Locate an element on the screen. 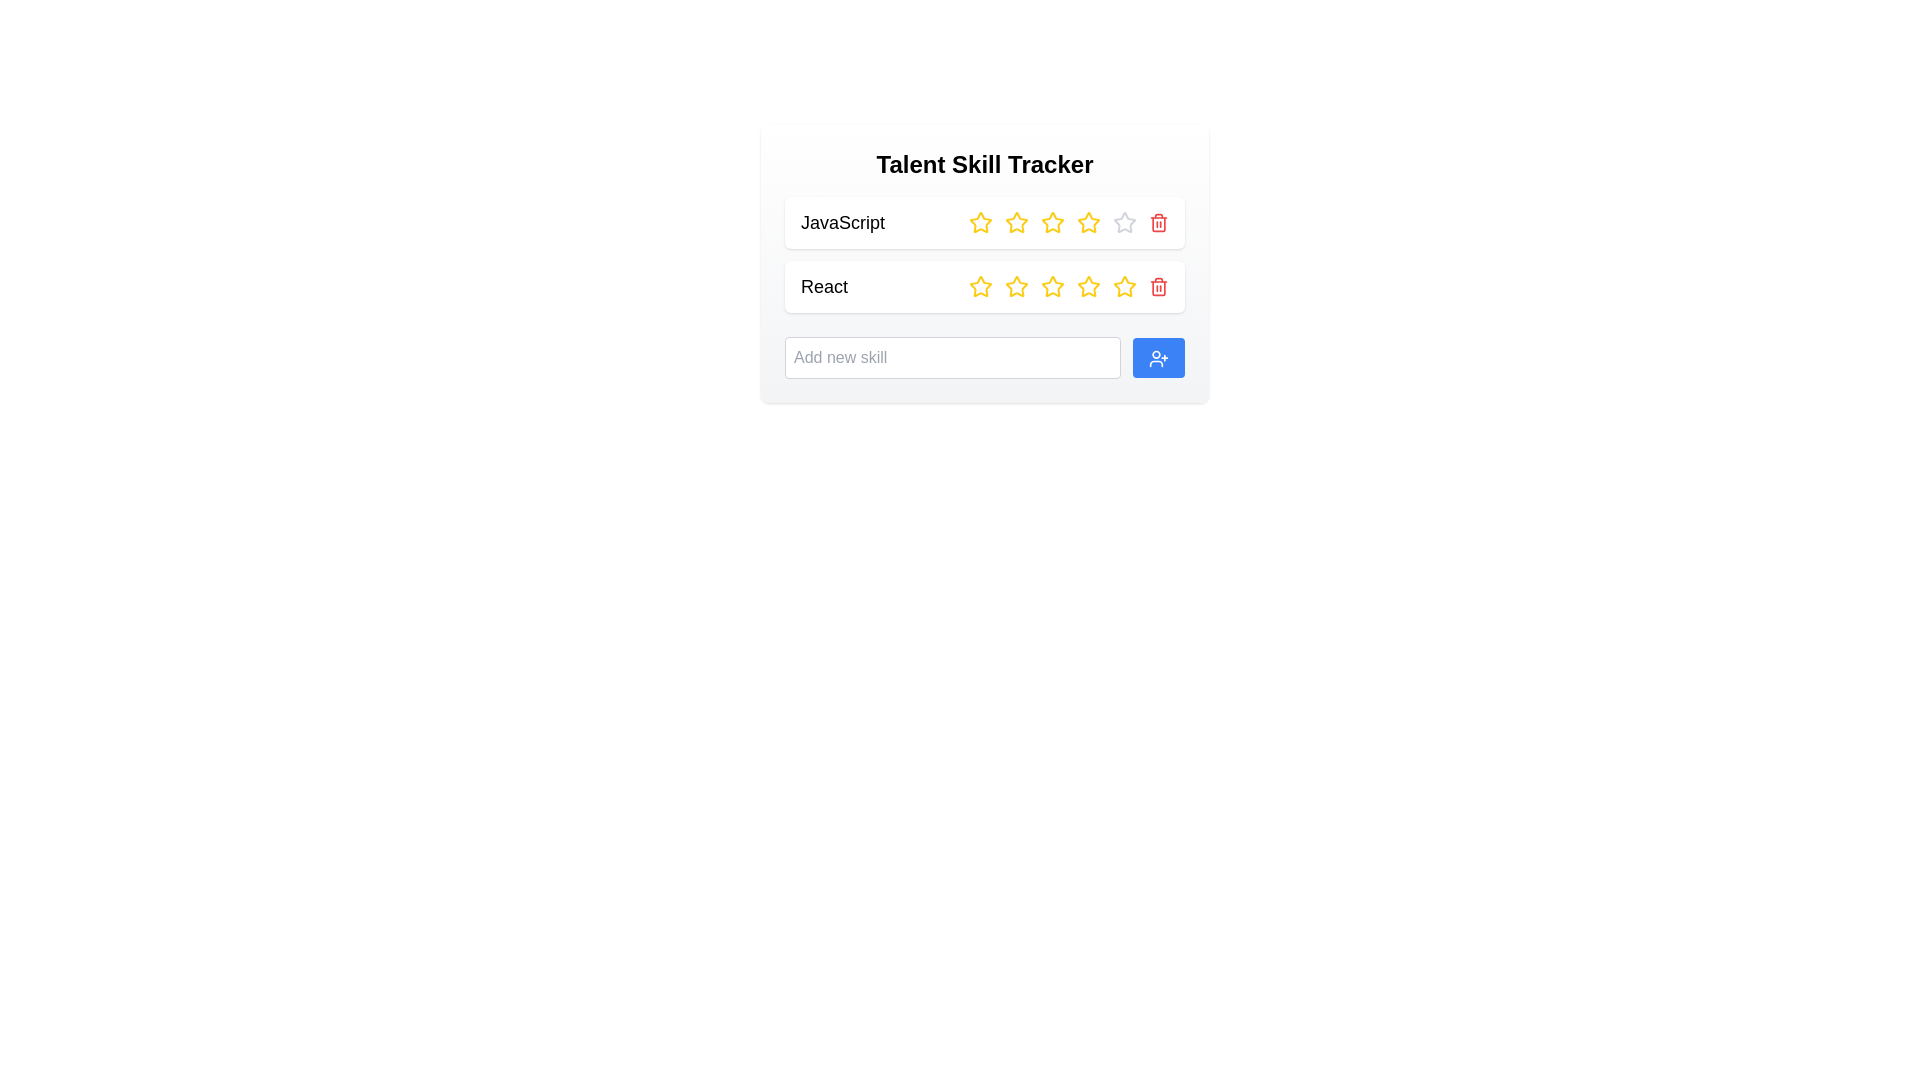  the yellow star-shaped icon representing the second rating star for the 'JavaScript' skill in the 'Talent Skill Tracker' interface is located at coordinates (1017, 223).